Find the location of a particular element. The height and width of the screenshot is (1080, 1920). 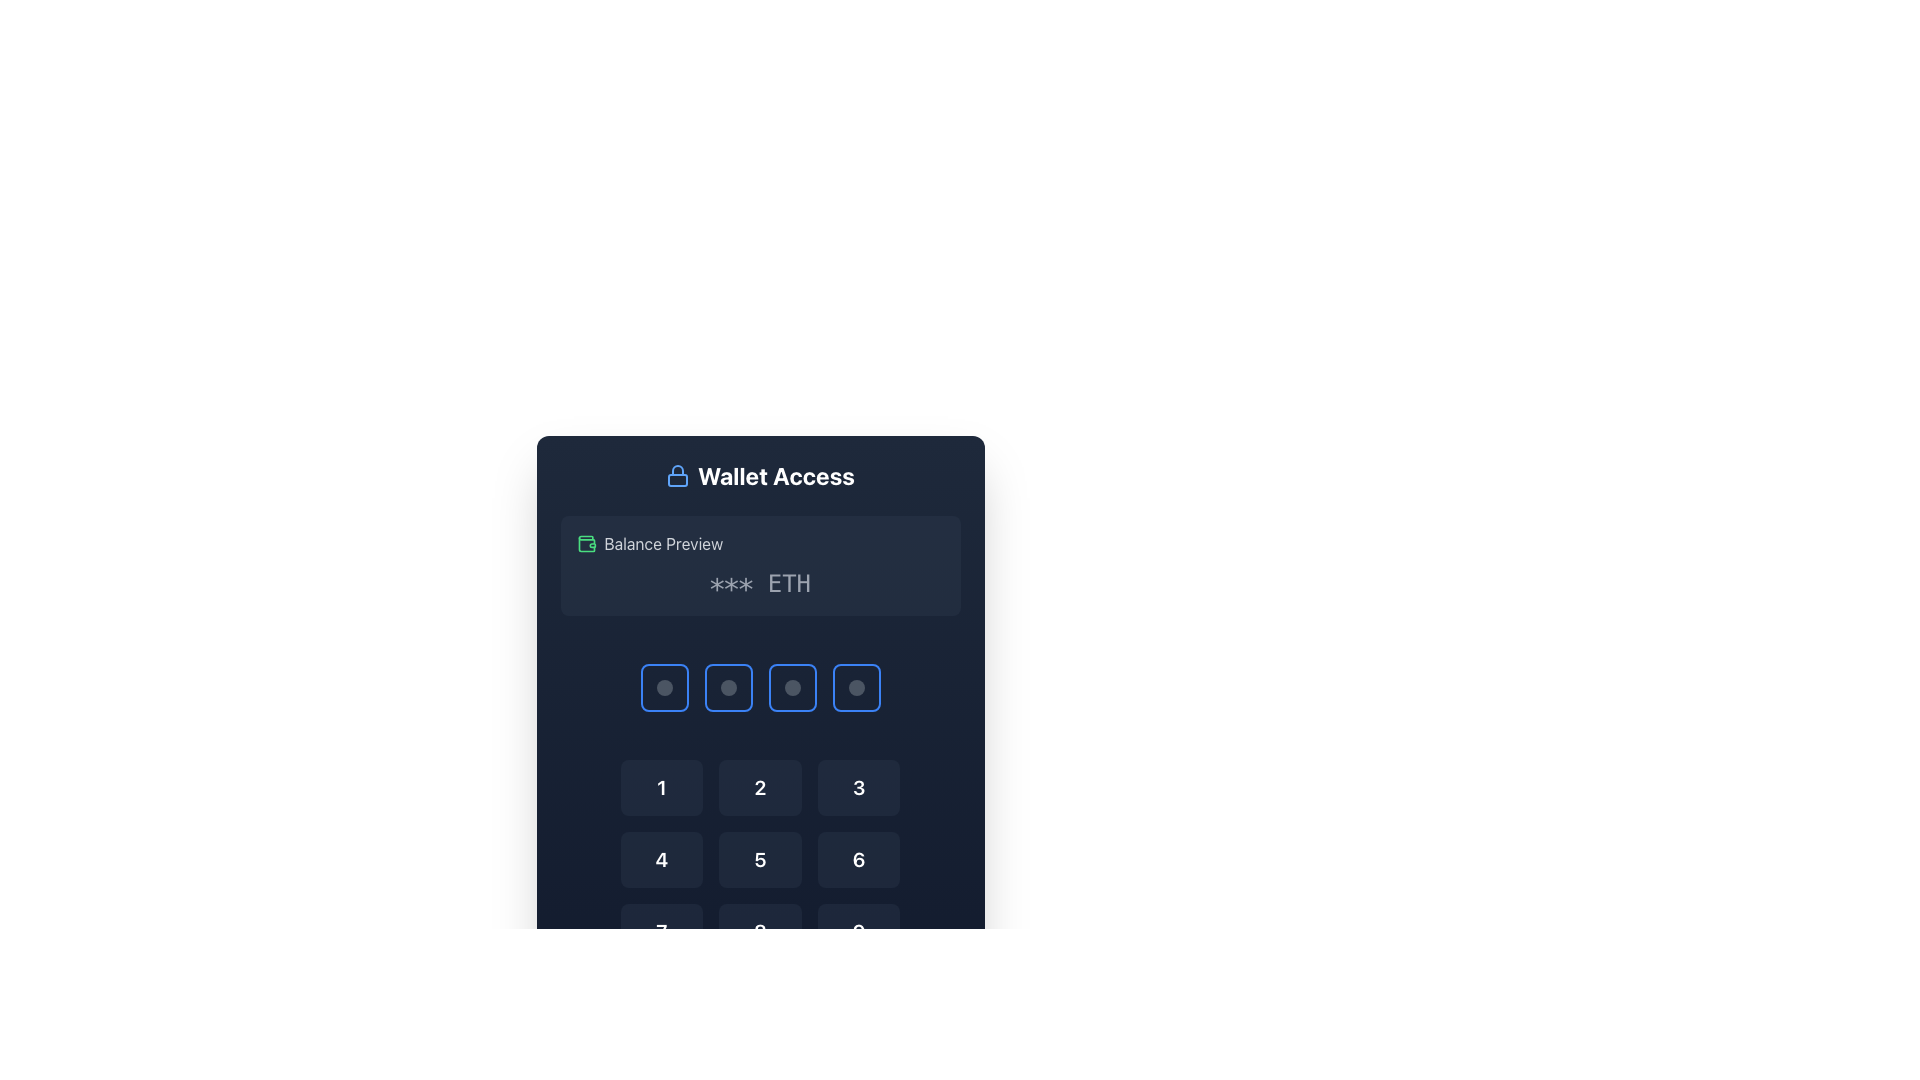

the rectangular button with a dark background labeled '4' to input the number '4' is located at coordinates (661, 859).